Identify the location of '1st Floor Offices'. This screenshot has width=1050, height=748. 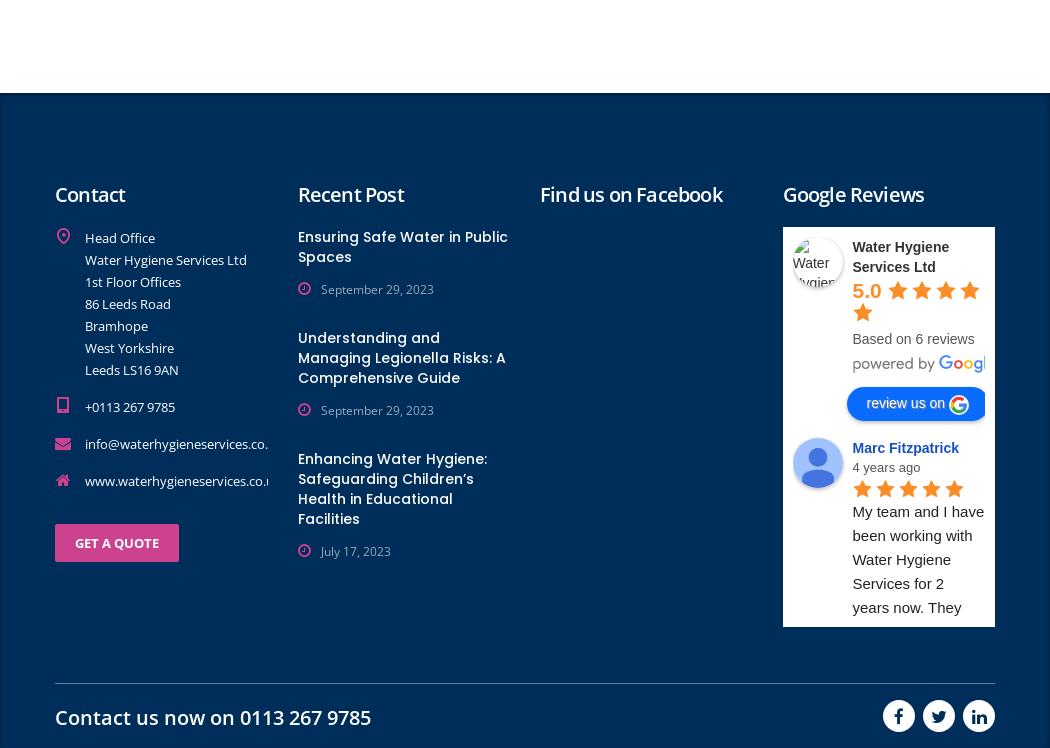
(85, 281).